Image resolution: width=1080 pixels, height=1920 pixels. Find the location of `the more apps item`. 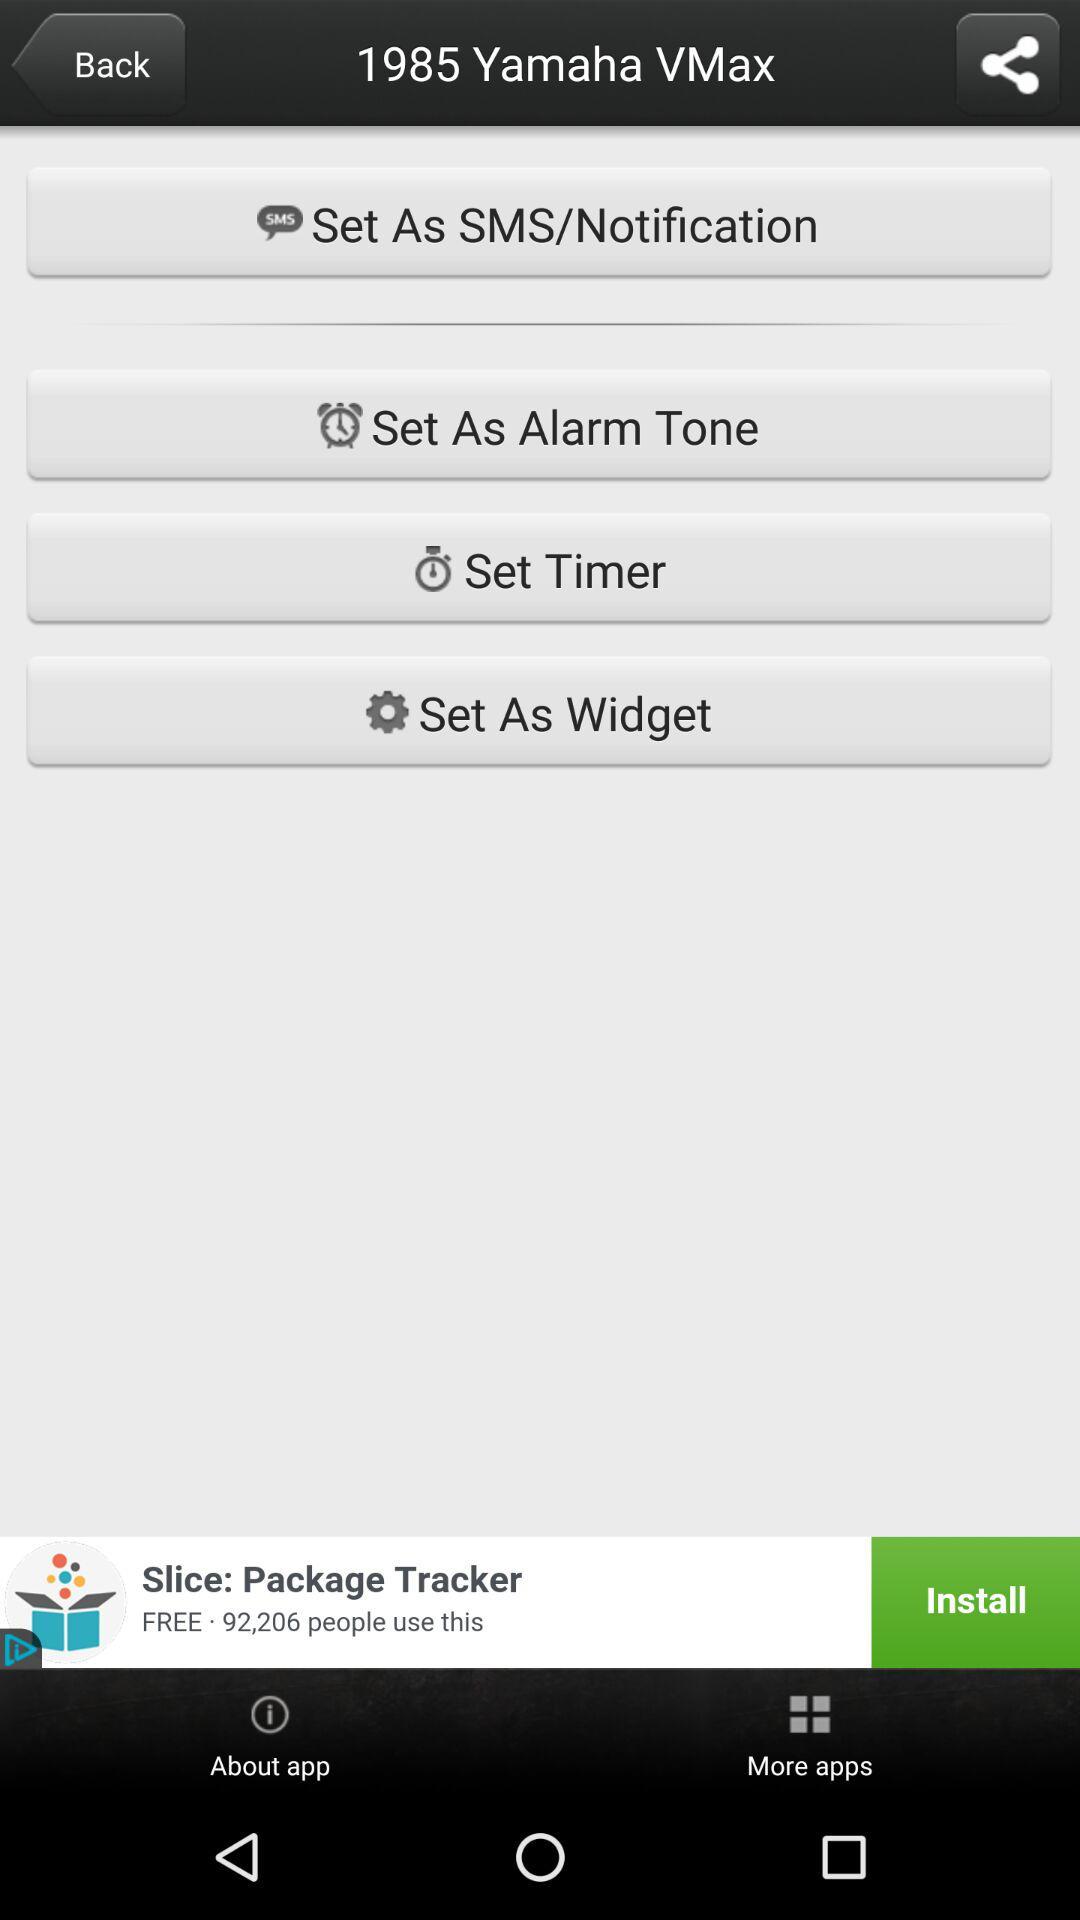

the more apps item is located at coordinates (810, 1732).